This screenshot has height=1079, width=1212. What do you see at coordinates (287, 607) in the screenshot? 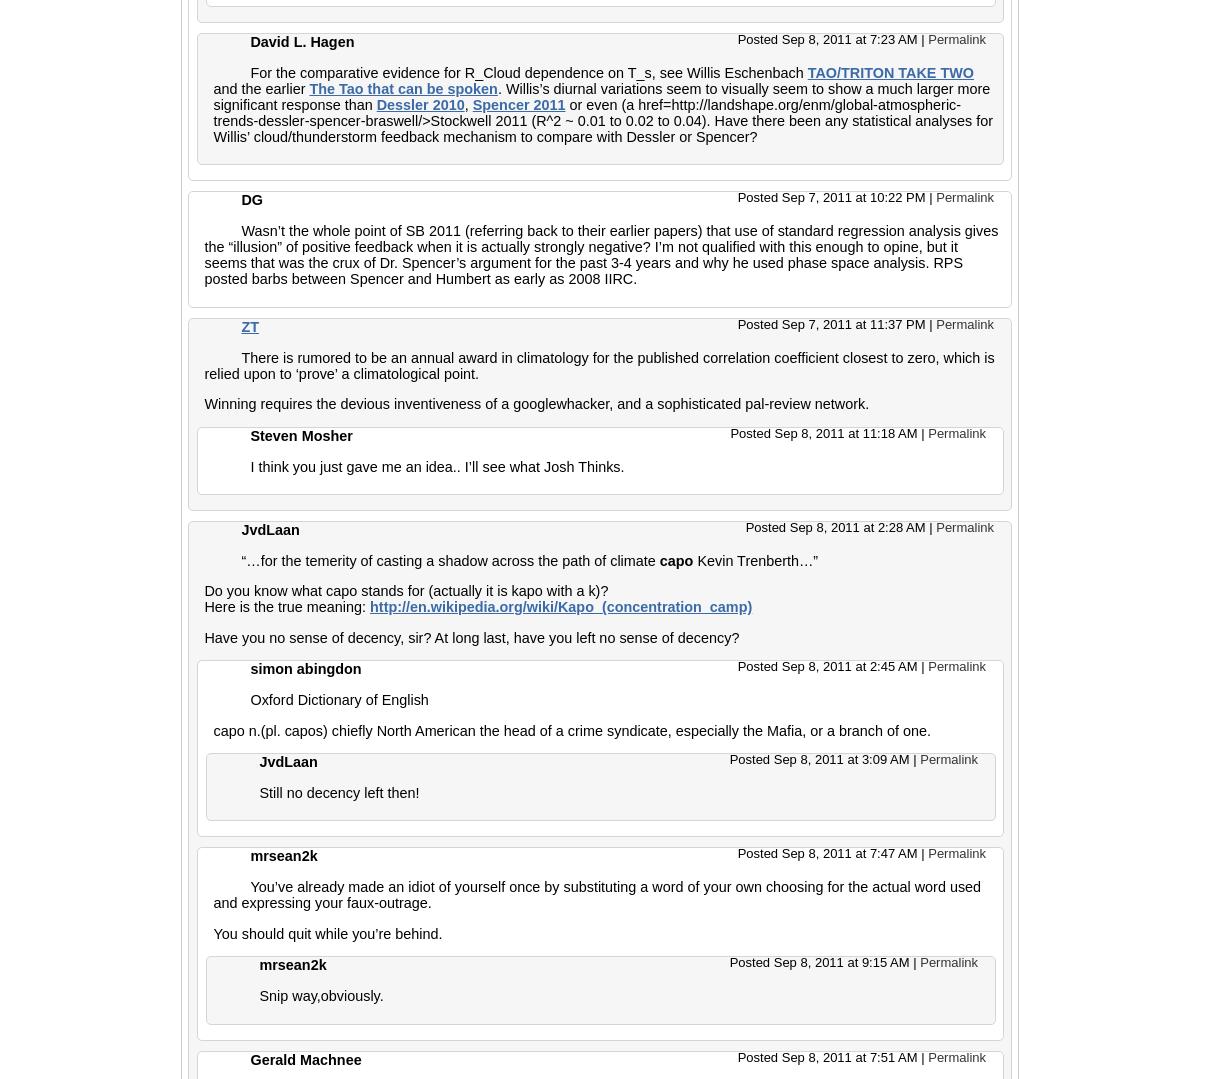
I see `'Here is the true meaning:'` at bounding box center [287, 607].